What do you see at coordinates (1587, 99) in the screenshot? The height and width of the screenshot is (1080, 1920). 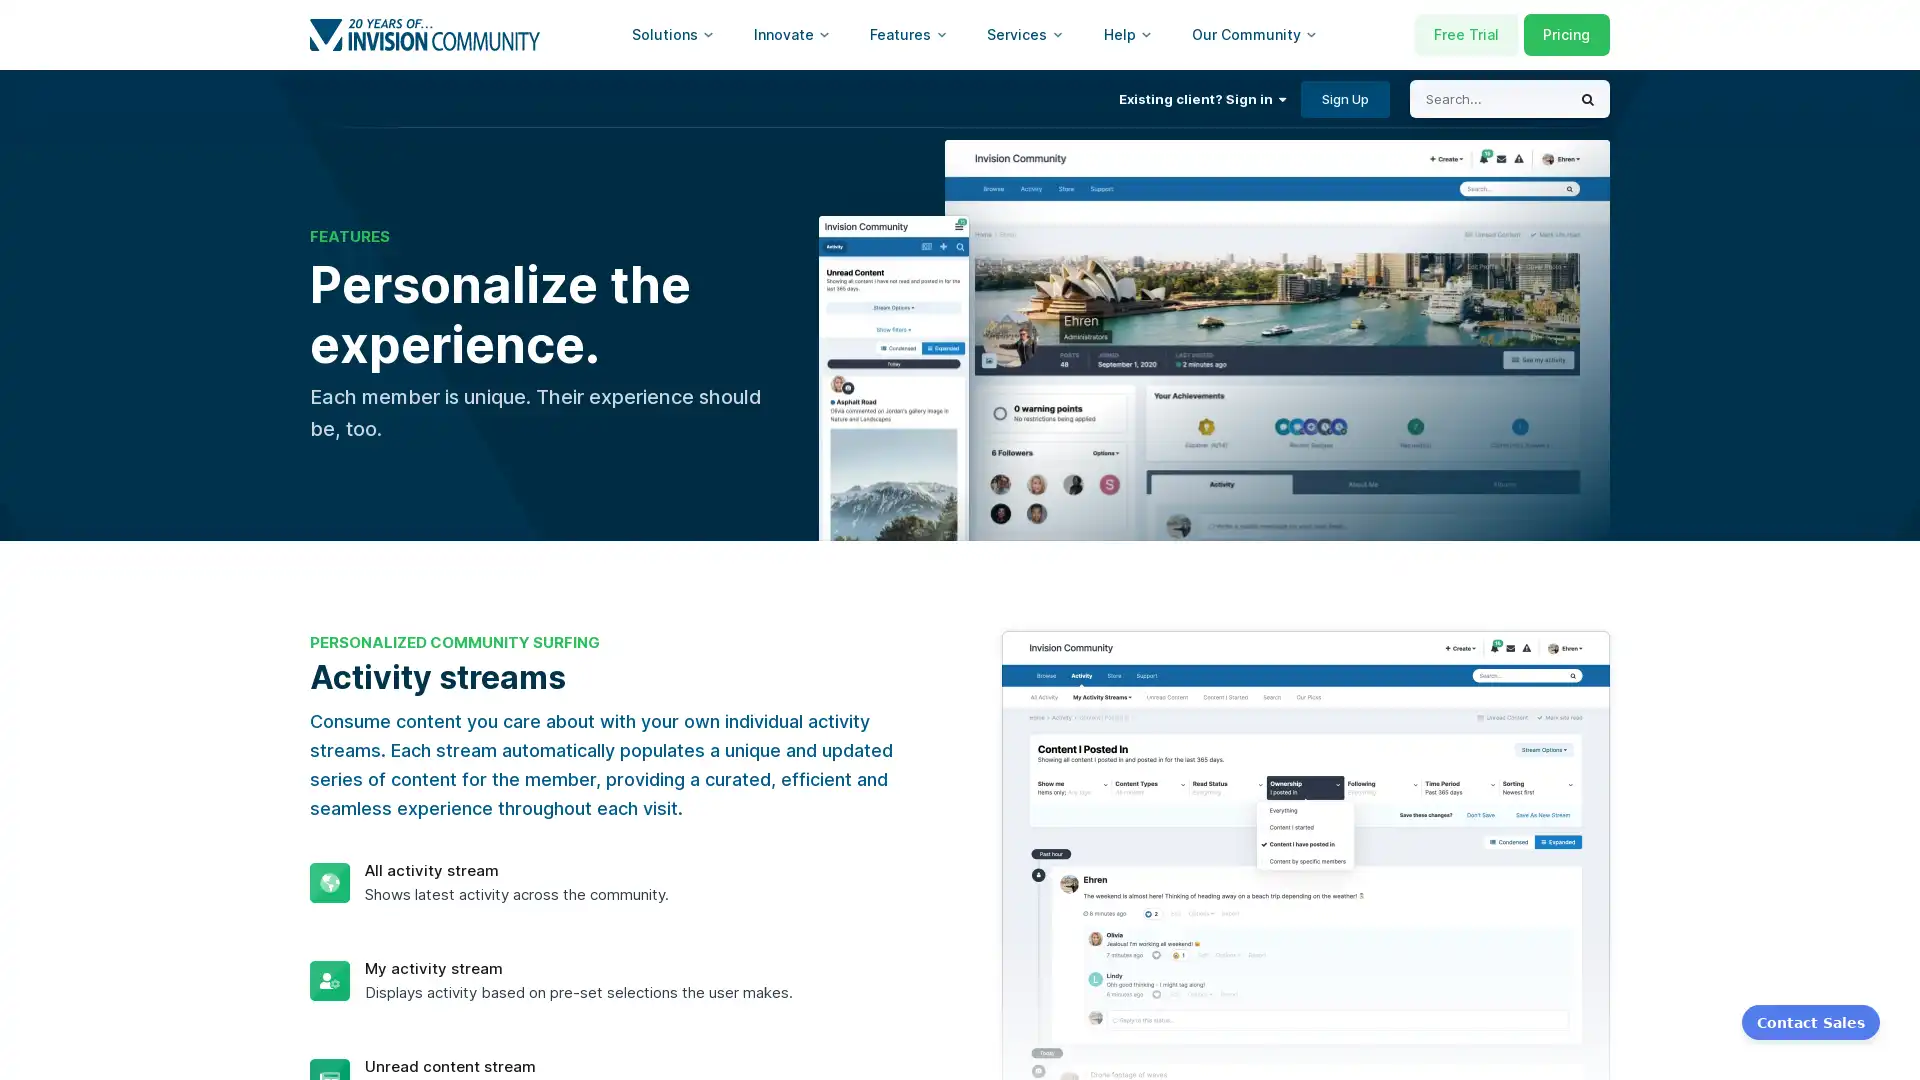 I see `Search` at bounding box center [1587, 99].